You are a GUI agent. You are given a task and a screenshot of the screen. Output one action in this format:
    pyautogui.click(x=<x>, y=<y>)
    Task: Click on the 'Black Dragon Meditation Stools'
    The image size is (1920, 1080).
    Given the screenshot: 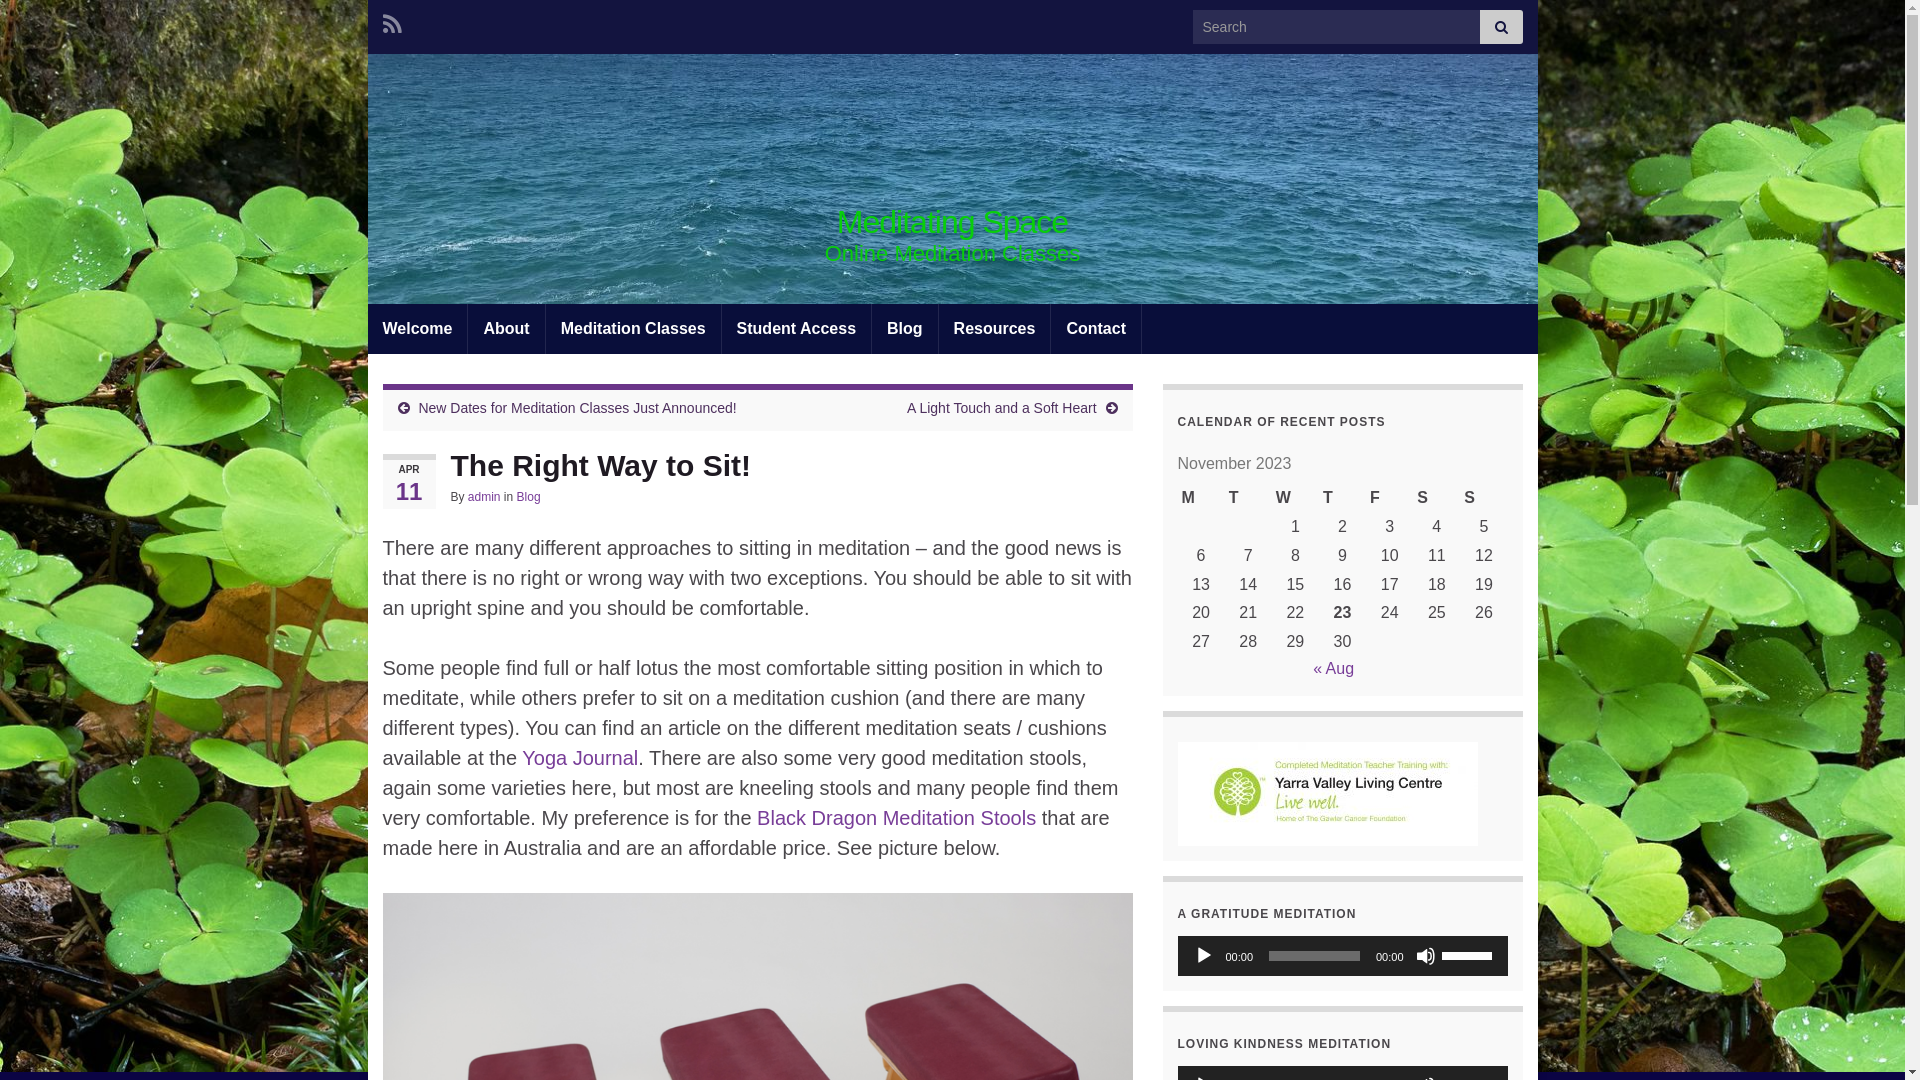 What is the action you would take?
    pyautogui.click(x=895, y=817)
    